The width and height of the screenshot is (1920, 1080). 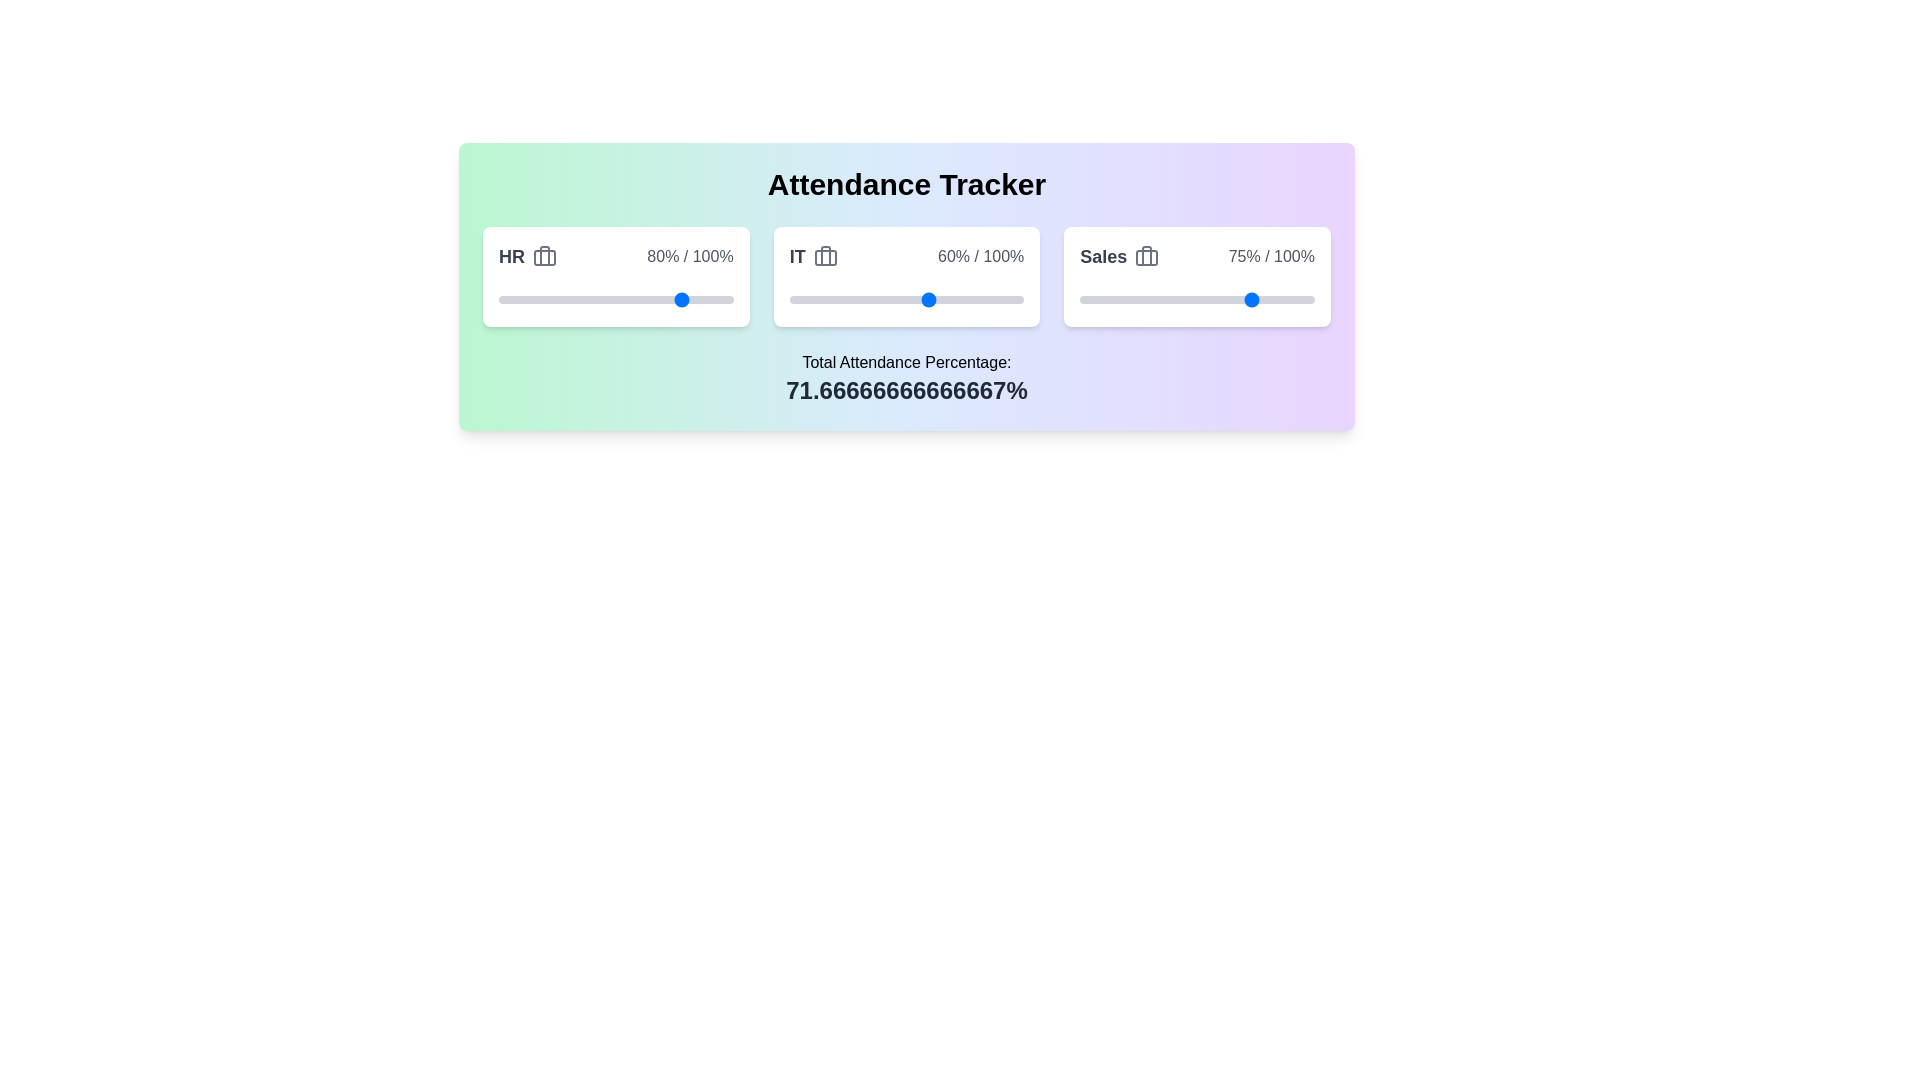 I want to click on HR attendance percentage, so click(x=677, y=300).